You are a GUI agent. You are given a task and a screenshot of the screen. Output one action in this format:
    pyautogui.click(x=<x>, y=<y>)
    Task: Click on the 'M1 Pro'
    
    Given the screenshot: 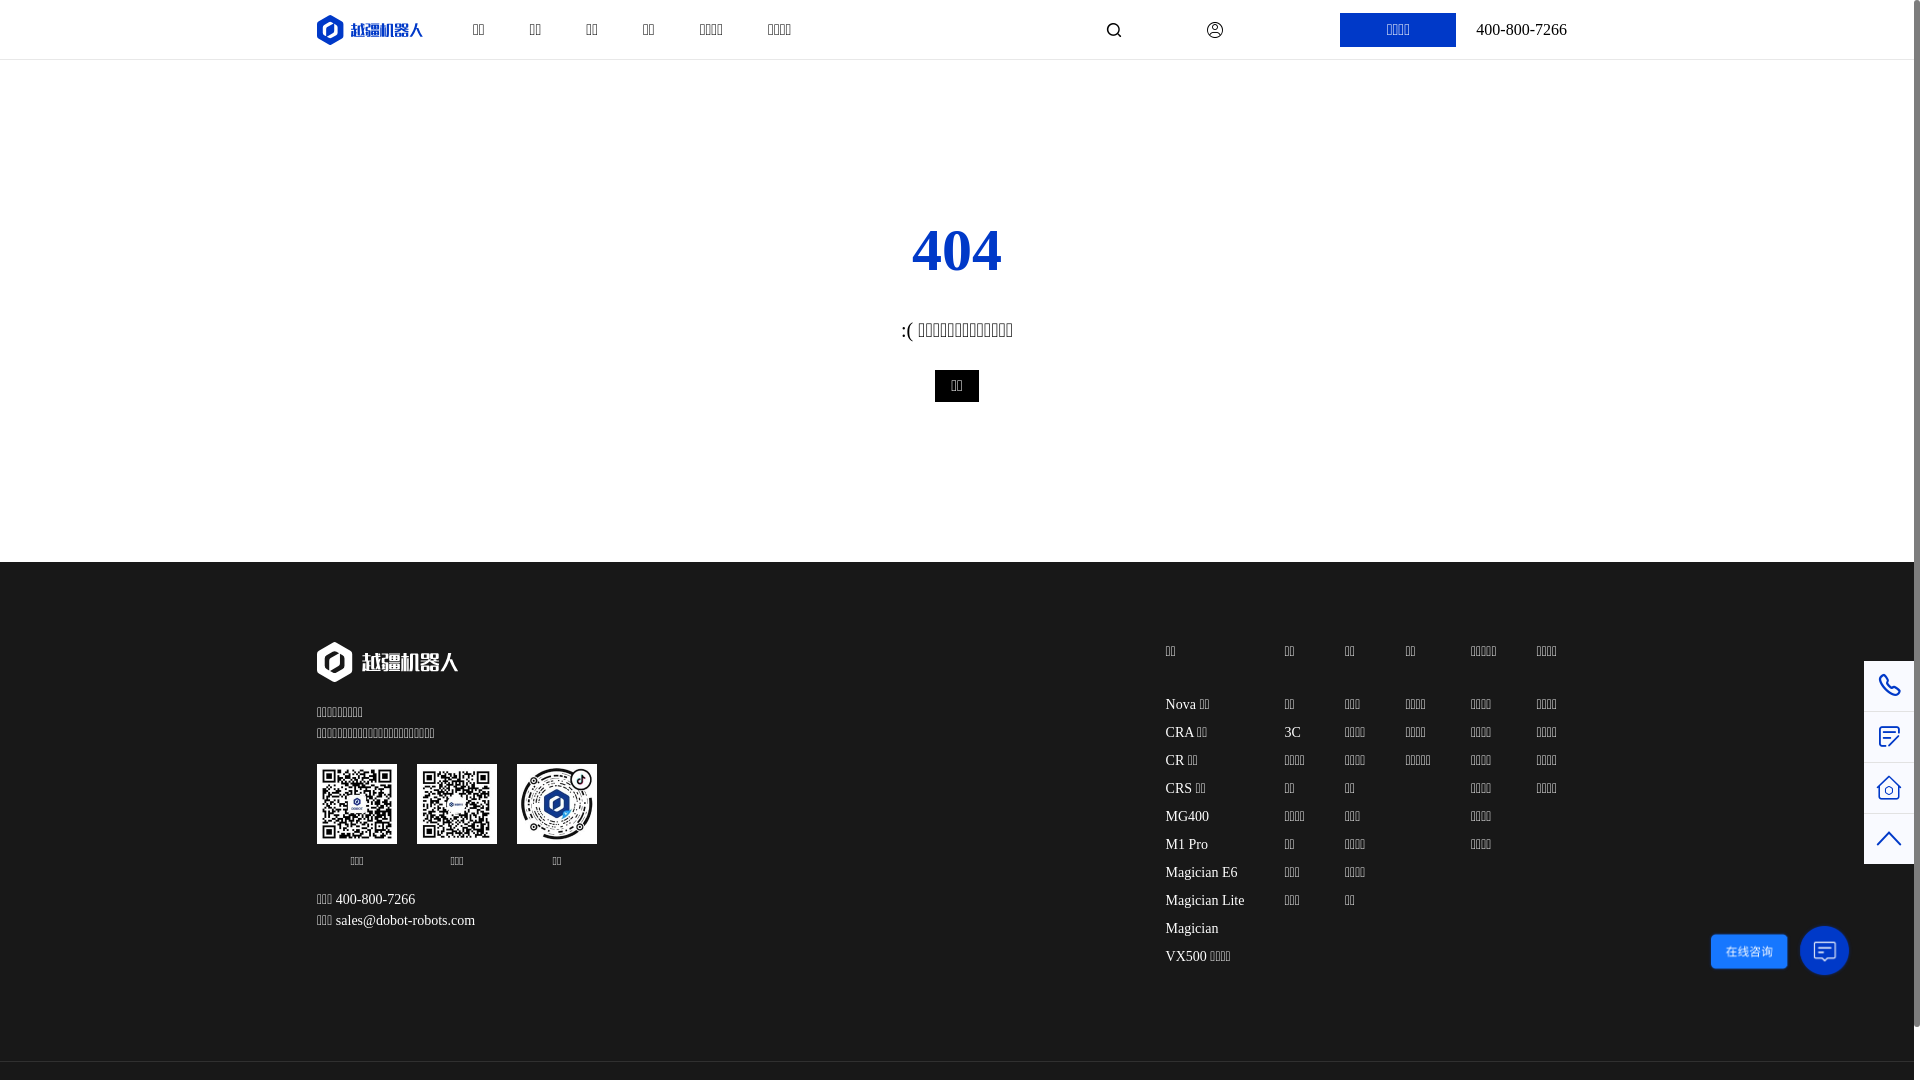 What is the action you would take?
    pyautogui.click(x=1166, y=844)
    